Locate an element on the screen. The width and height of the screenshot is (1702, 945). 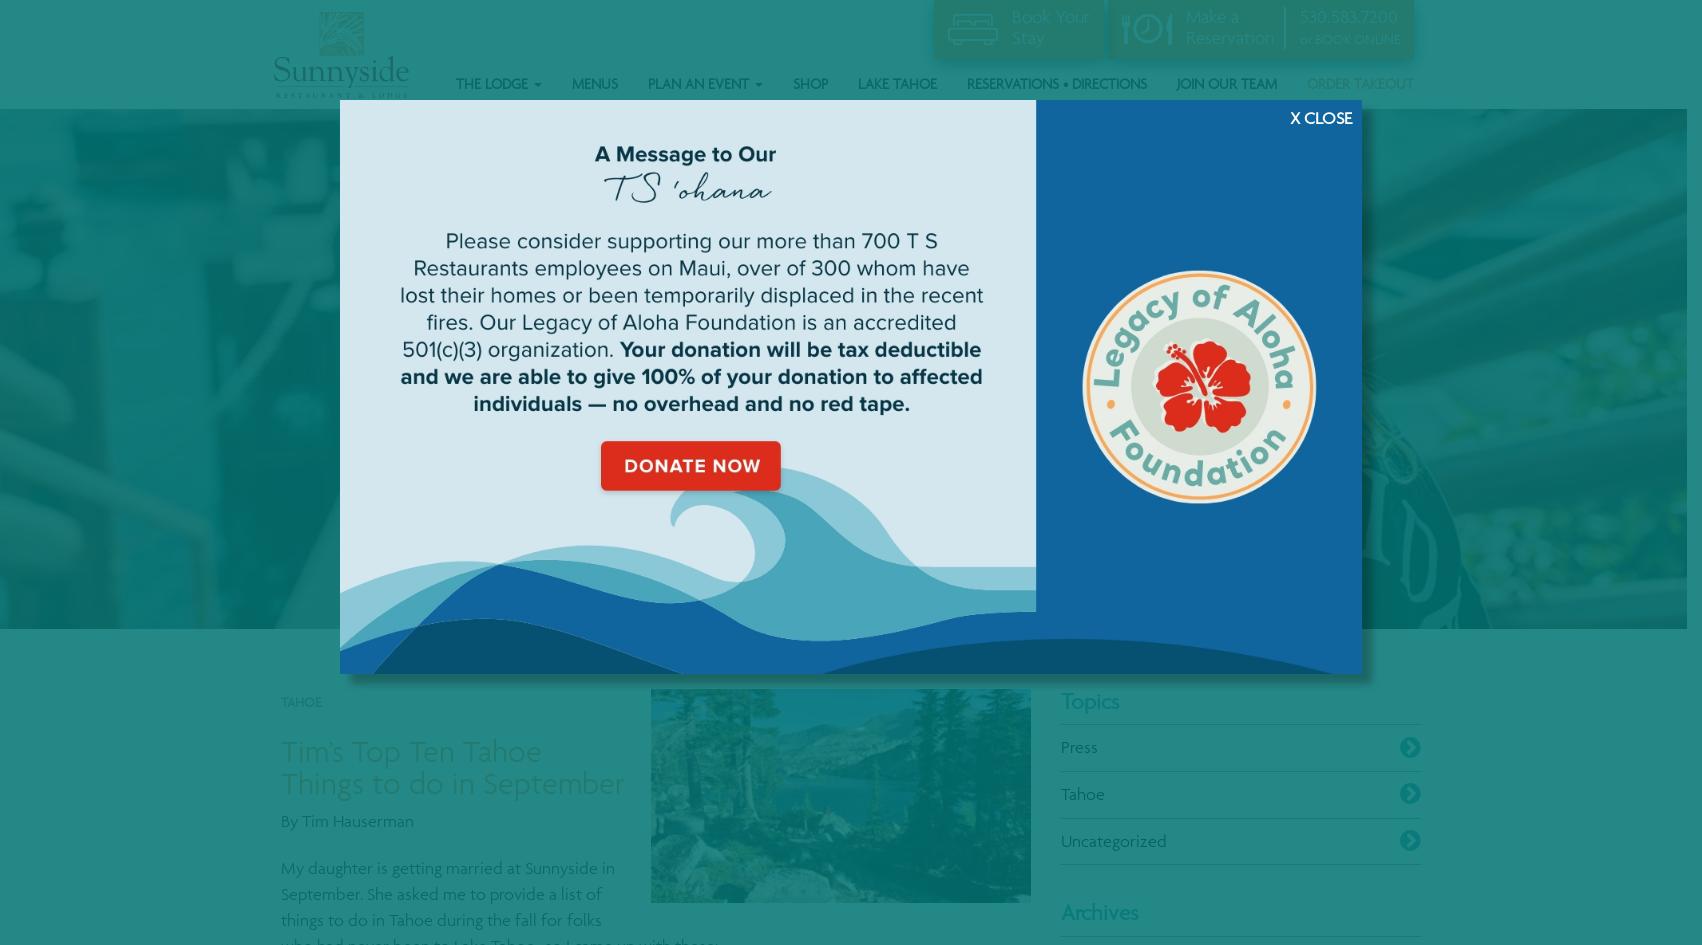
'Stay' is located at coordinates (1026, 36).